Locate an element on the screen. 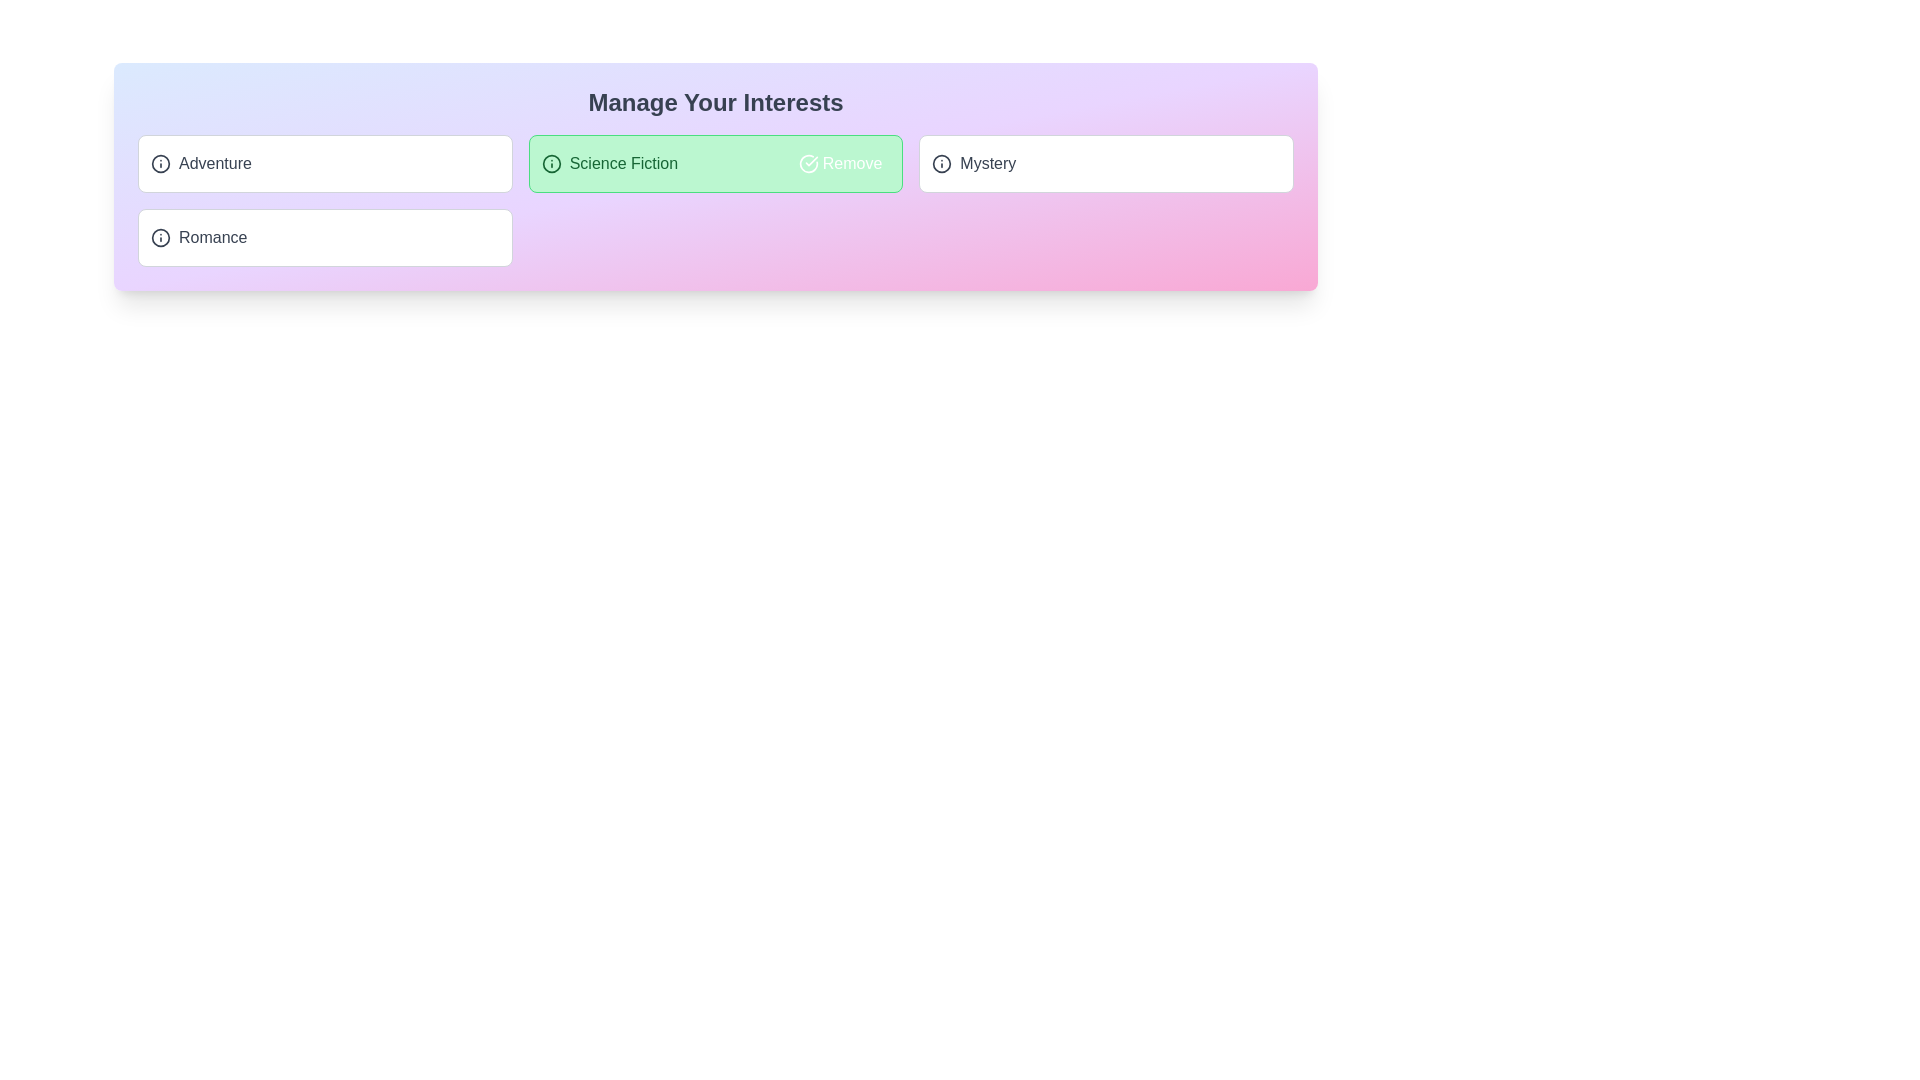 The width and height of the screenshot is (1920, 1080). the action button next to the tag labeled 'Science Fiction' to toggle its 'added' status is located at coordinates (840, 163).